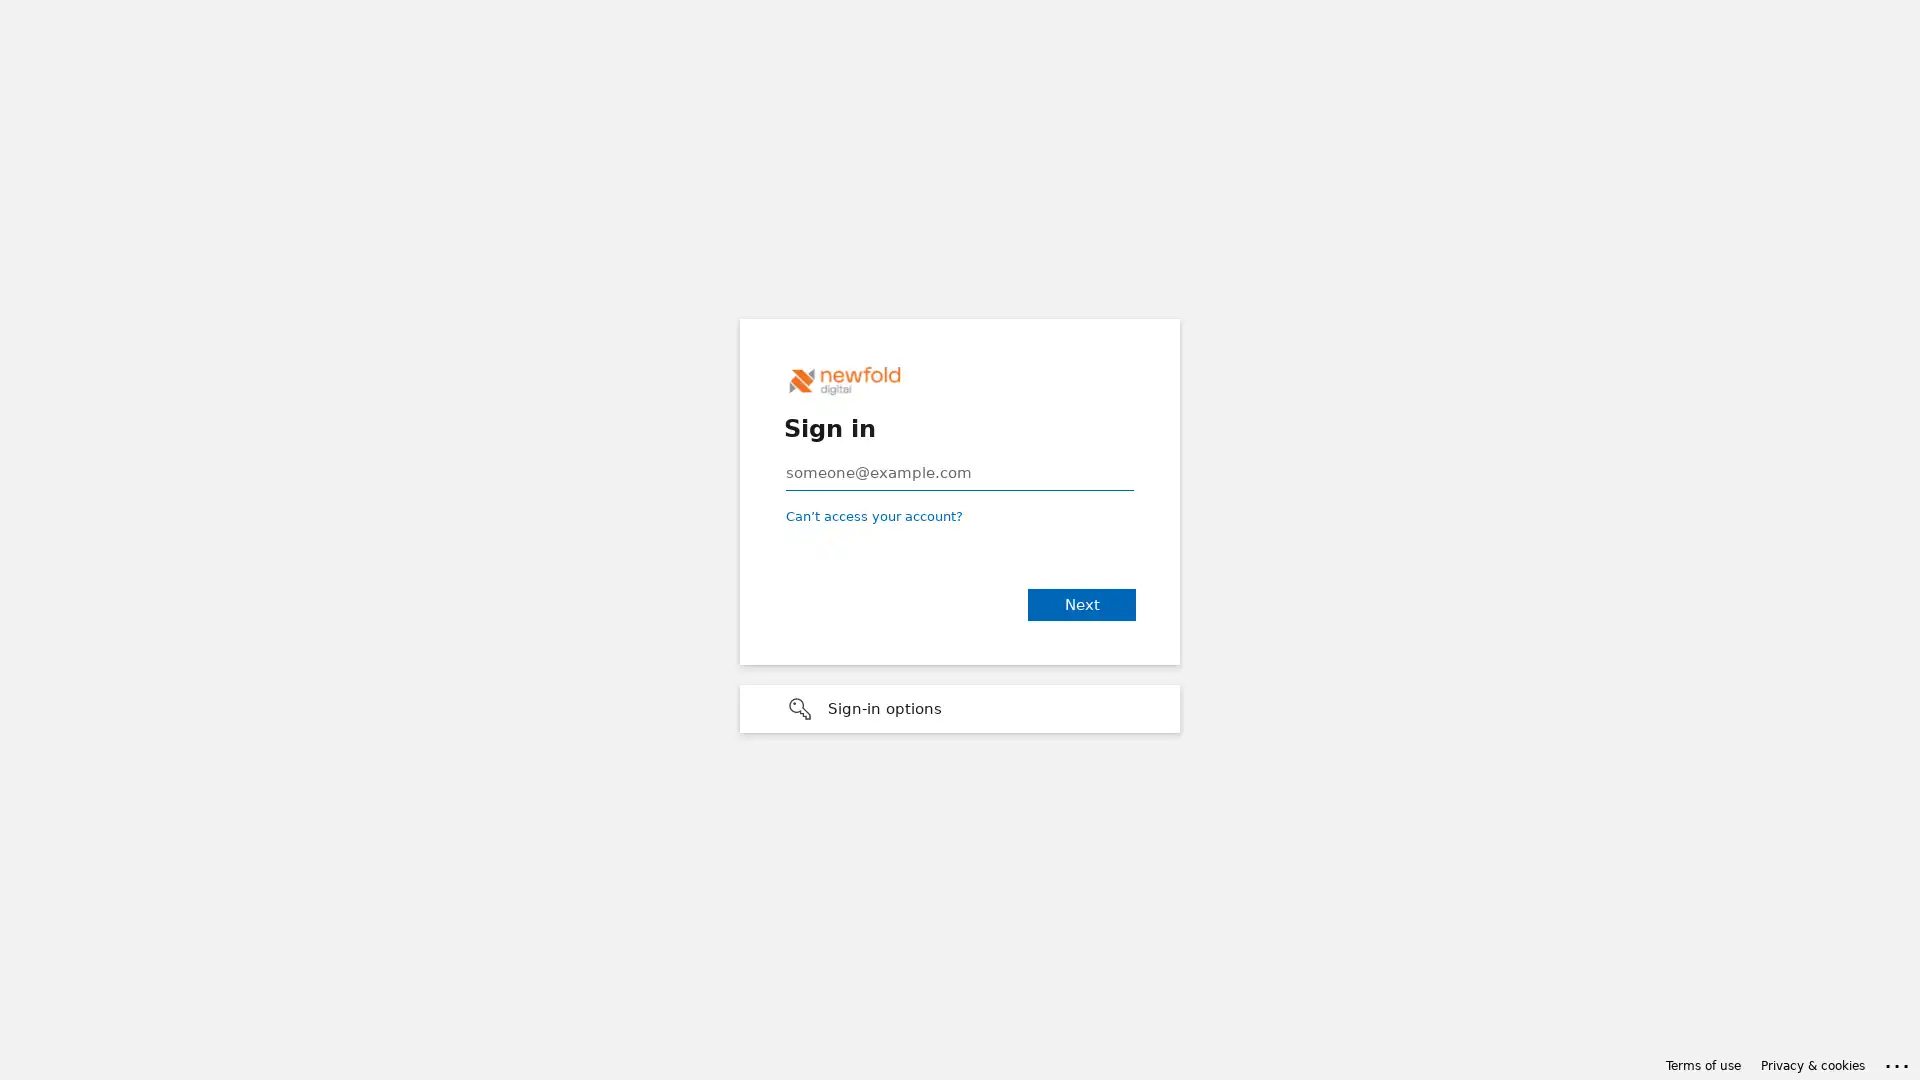 The height and width of the screenshot is (1080, 1920). What do you see at coordinates (1897, 1062) in the screenshot?
I see `Click here for troubleshooting information` at bounding box center [1897, 1062].